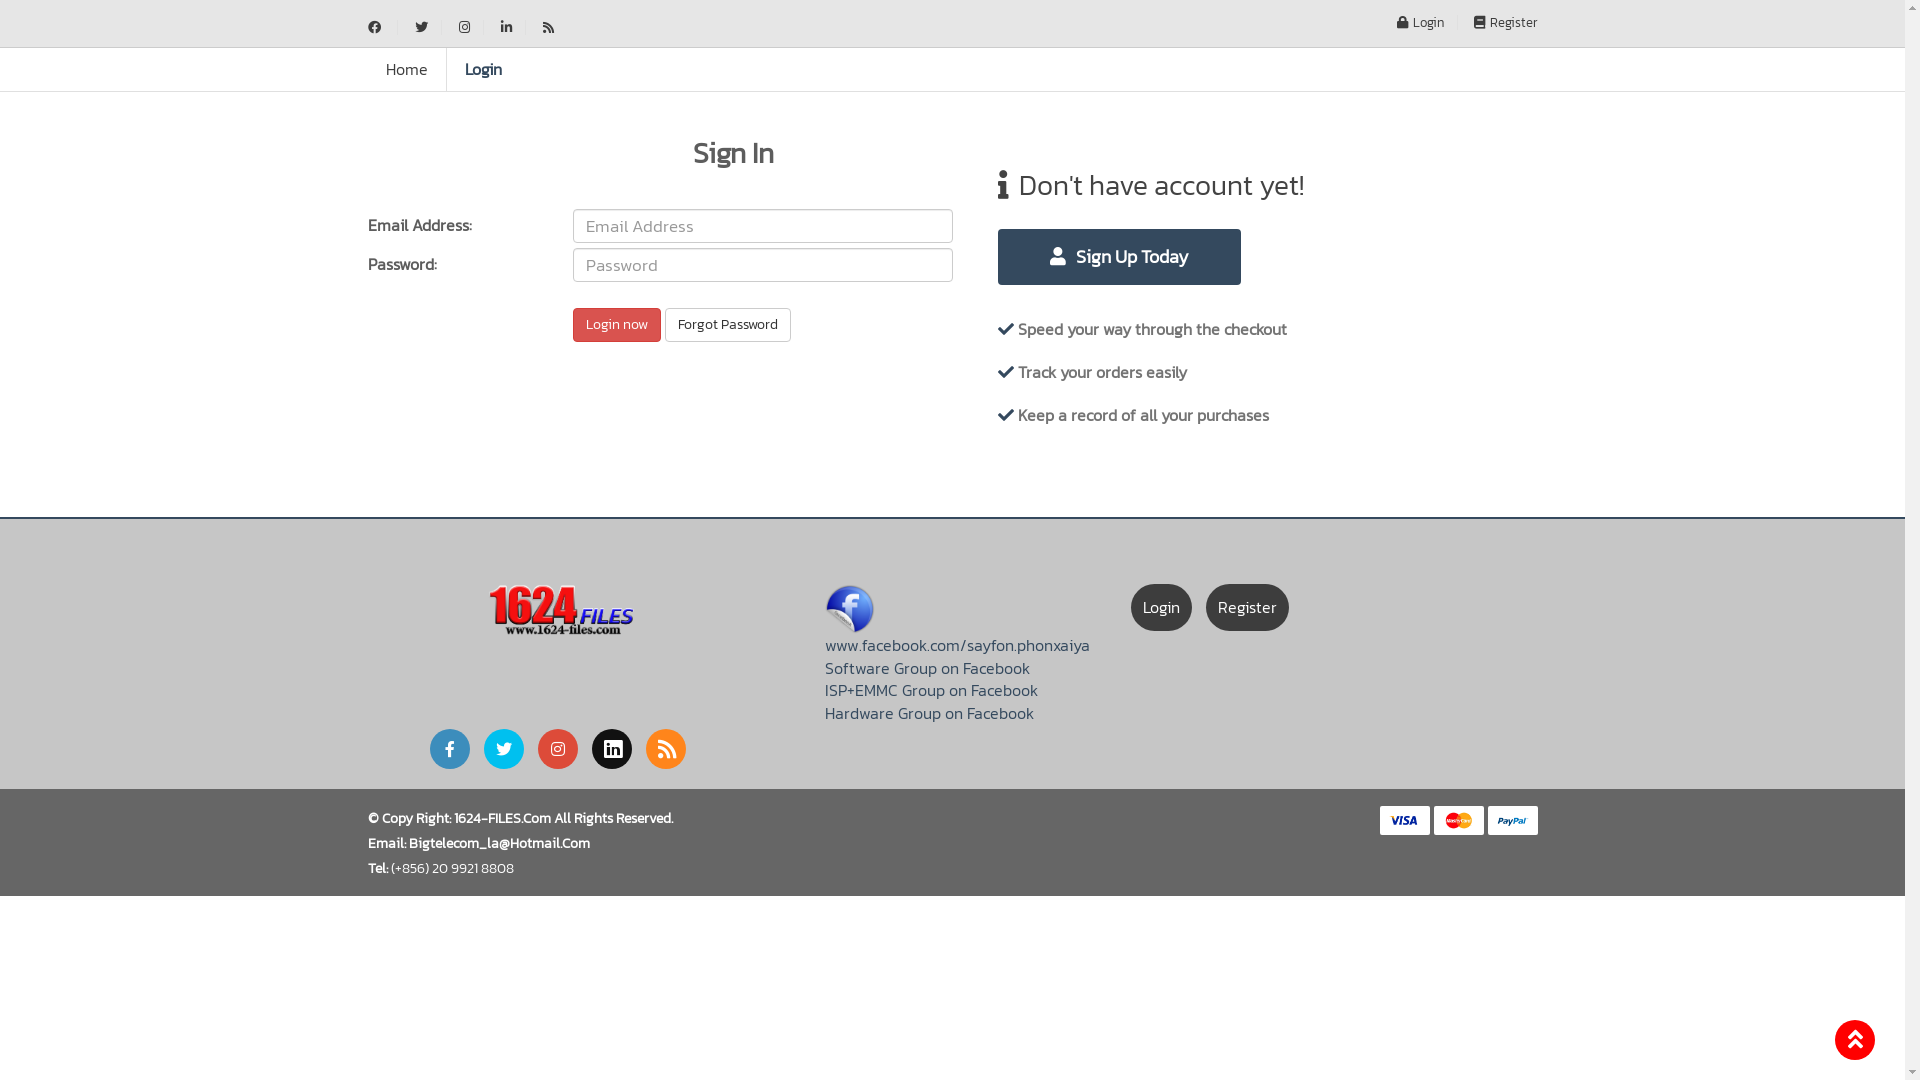  I want to click on 'Bigtelecom_La@Hotmail.Com', so click(407, 843).